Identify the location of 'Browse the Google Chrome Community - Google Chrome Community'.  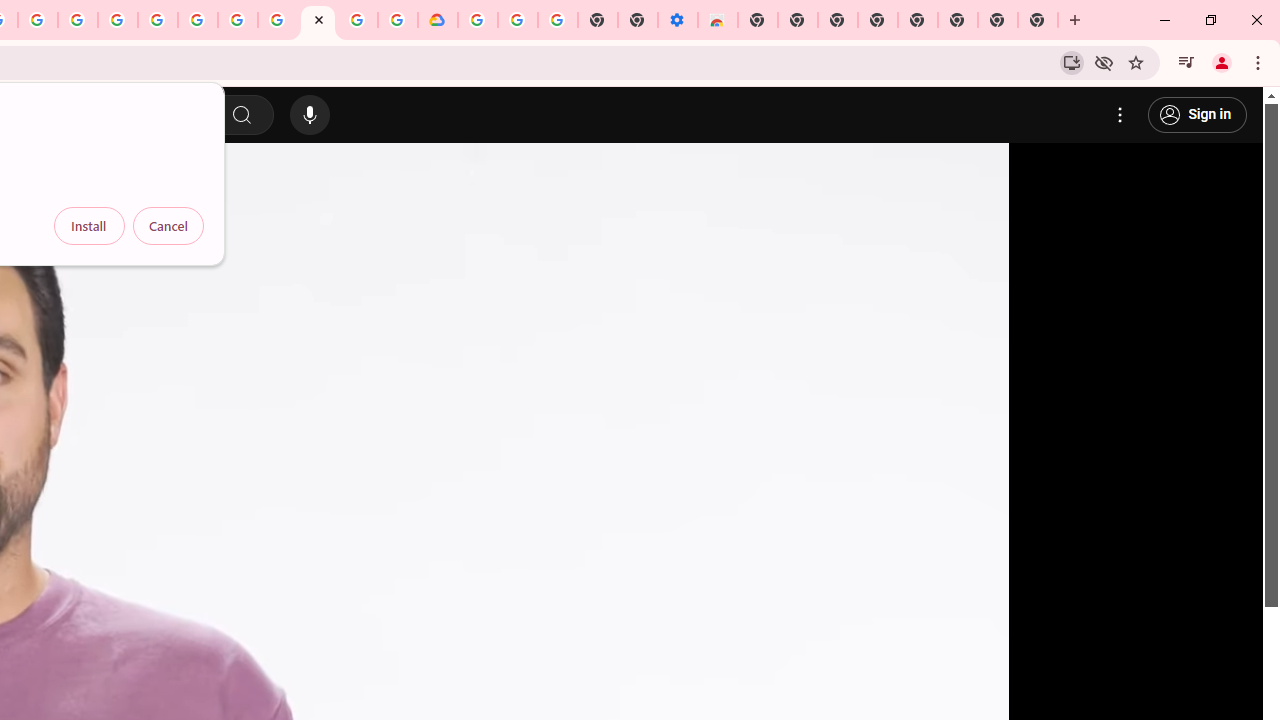
(398, 20).